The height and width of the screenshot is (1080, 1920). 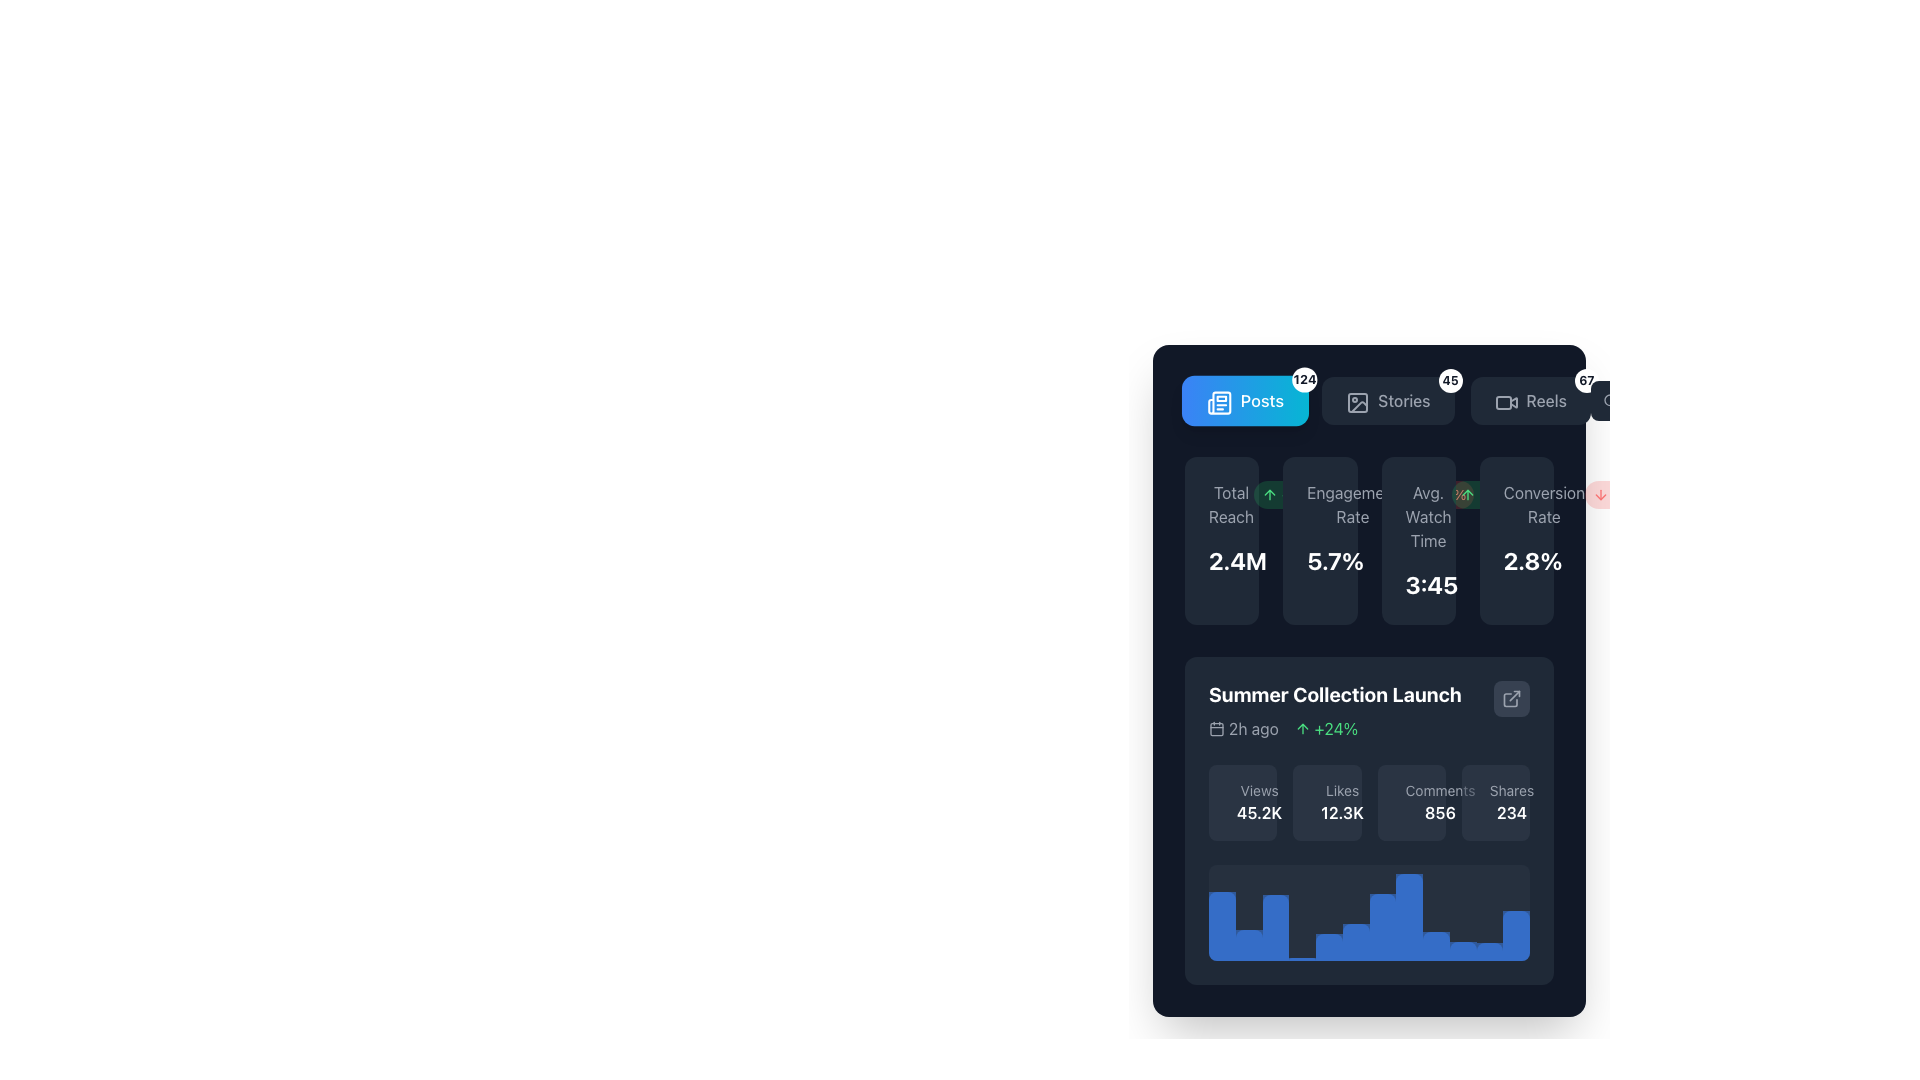 What do you see at coordinates (1427, 515) in the screenshot?
I see `the static text label indicating the average watch time, which is located at the top center of the dashboard card above the numeric time value` at bounding box center [1427, 515].